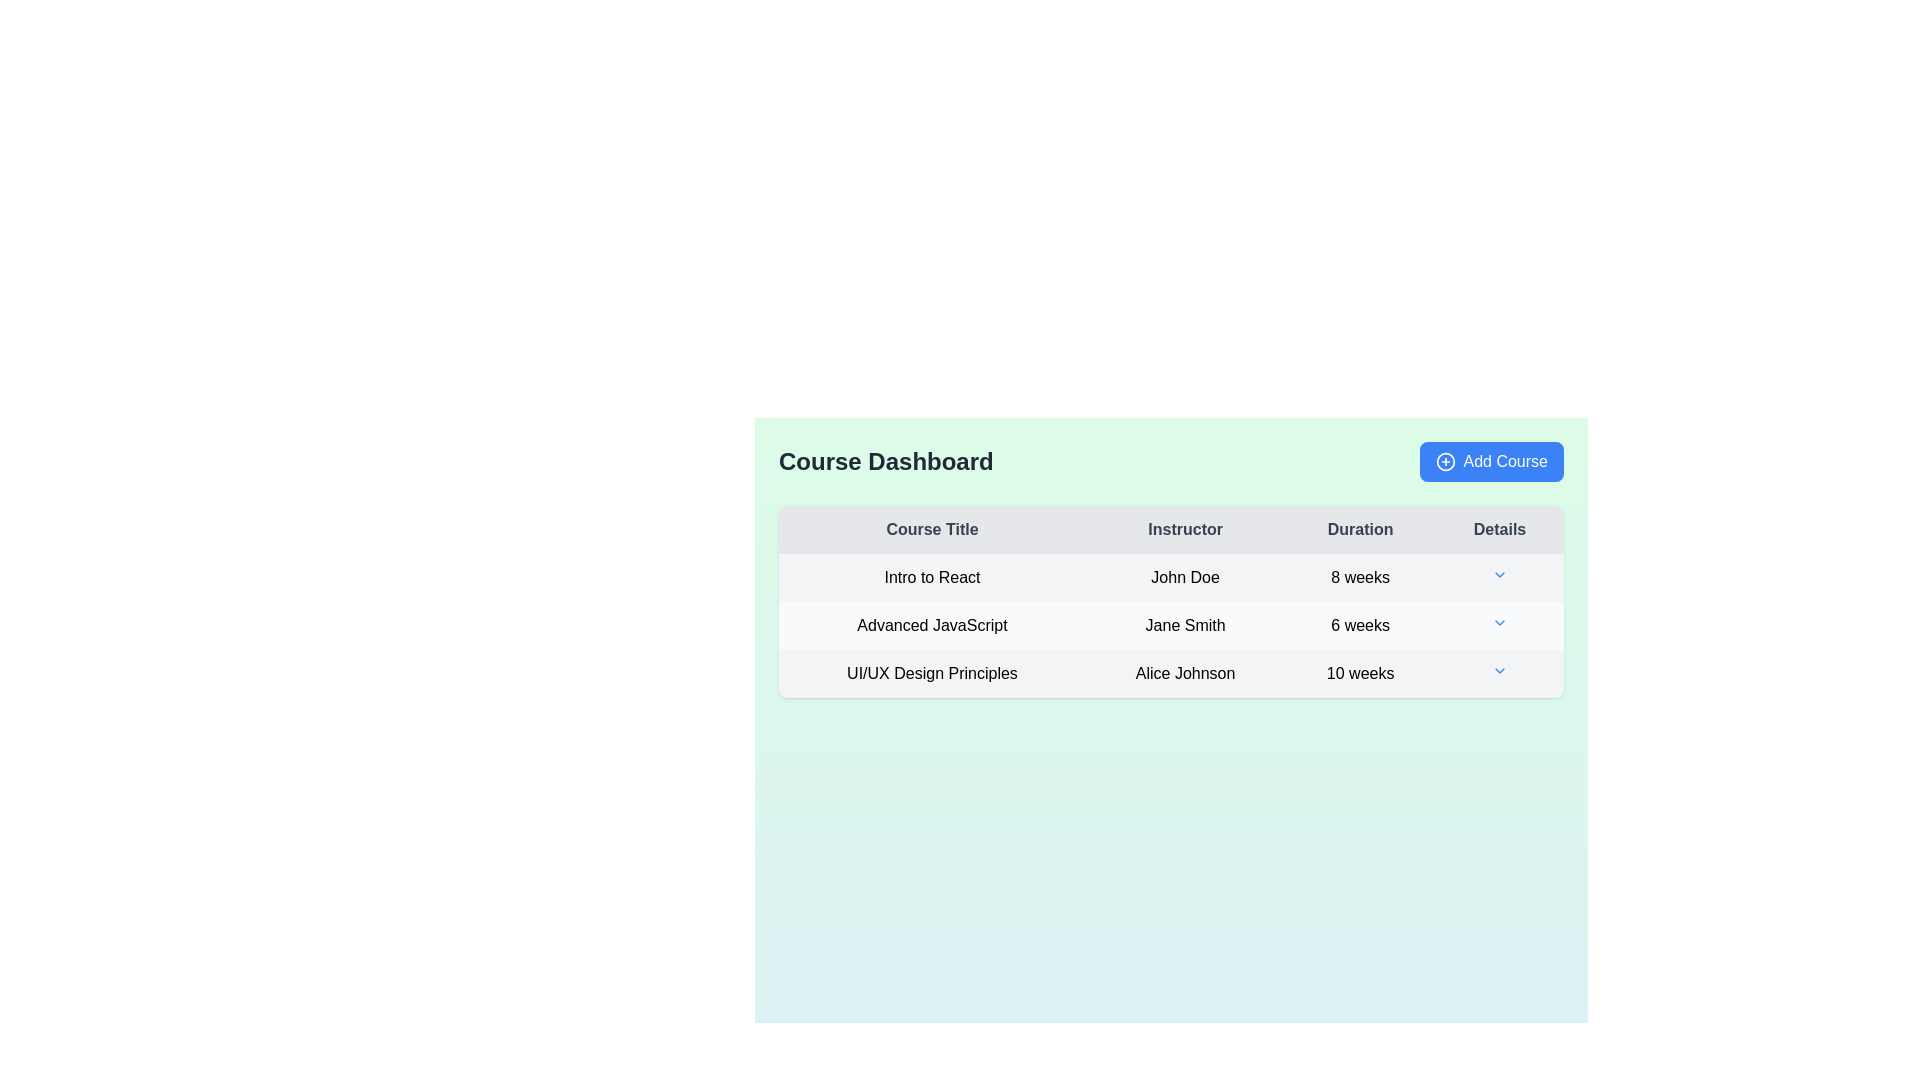 The width and height of the screenshot is (1920, 1080). I want to click on the downward-pointing blue chevron icon, which serves as the Dropdown Indicator located to the right of the '6 weeks' duration text in the 'Advanced JavaScript' row, so click(1499, 624).